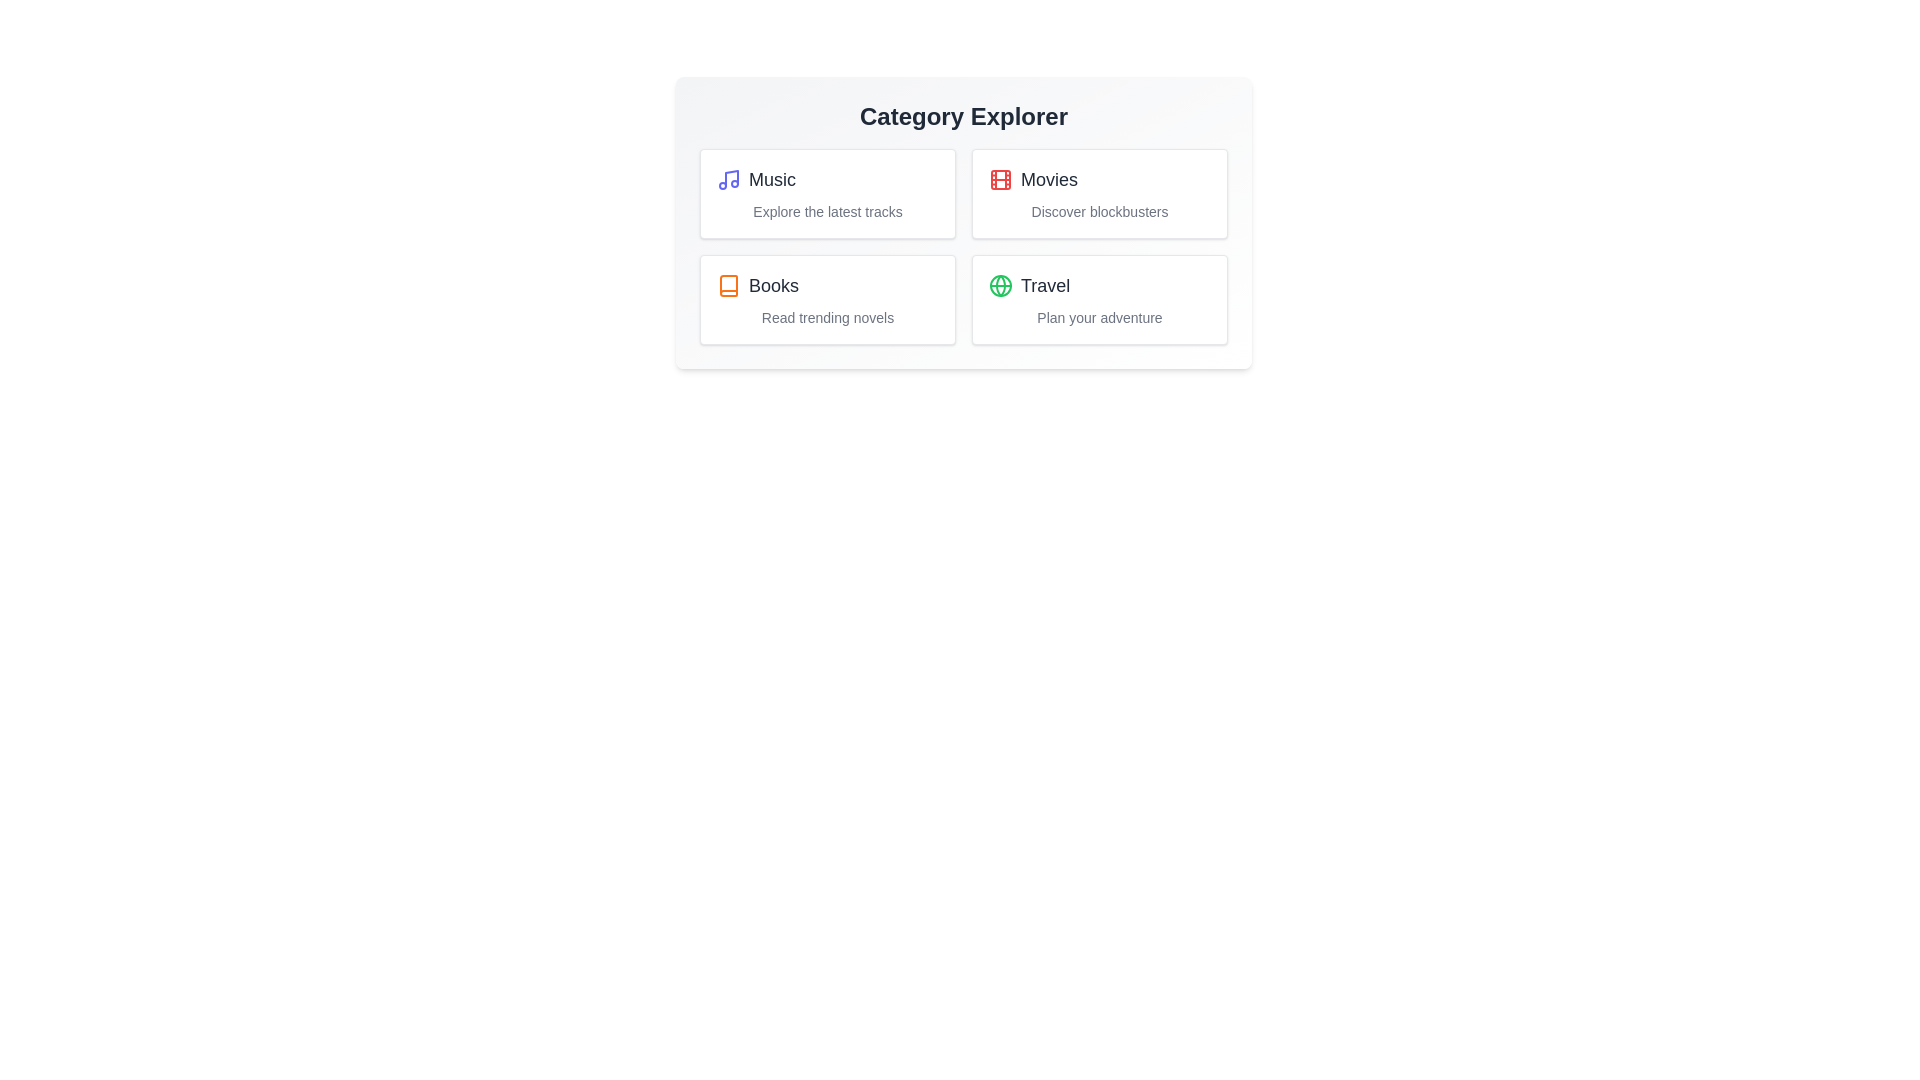  What do you see at coordinates (1098, 193) in the screenshot?
I see `the 'Movies' category` at bounding box center [1098, 193].